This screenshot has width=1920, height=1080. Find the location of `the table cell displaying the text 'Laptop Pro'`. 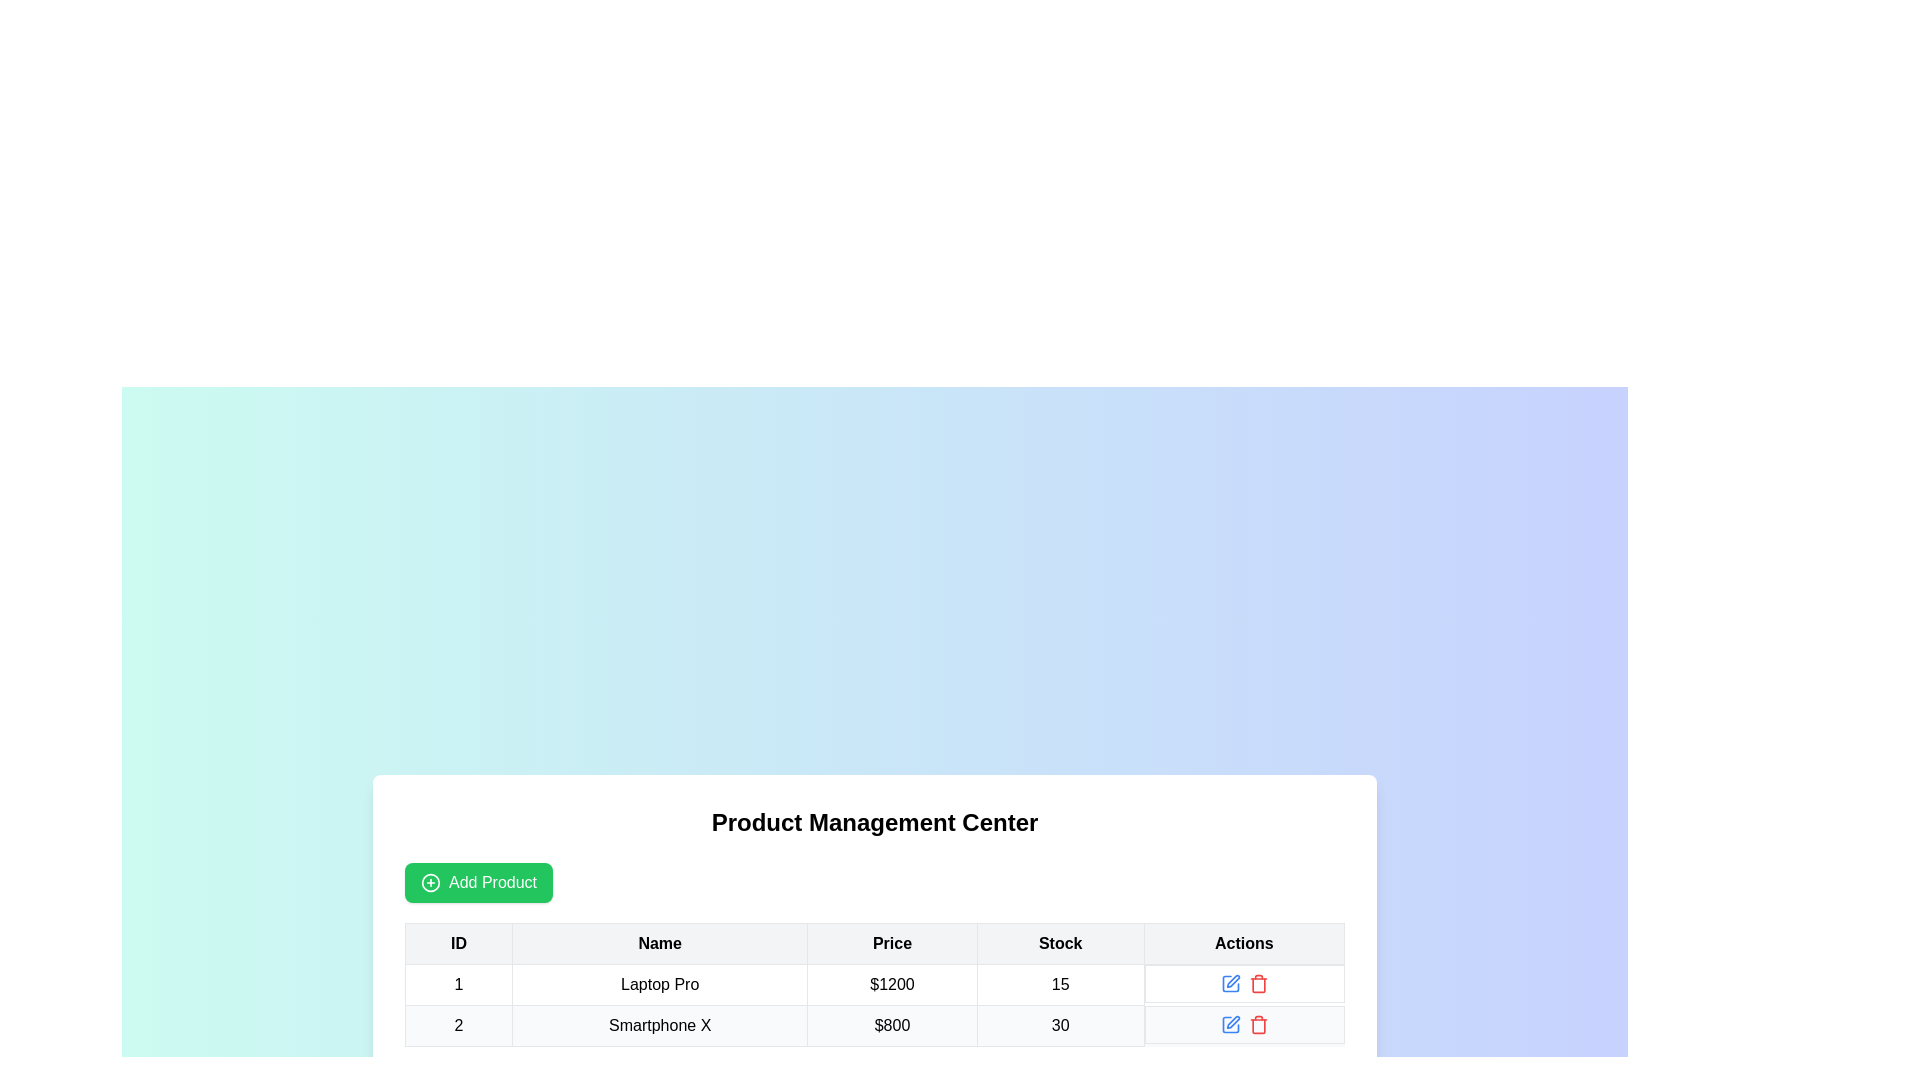

the table cell displaying the text 'Laptop Pro' is located at coordinates (660, 983).